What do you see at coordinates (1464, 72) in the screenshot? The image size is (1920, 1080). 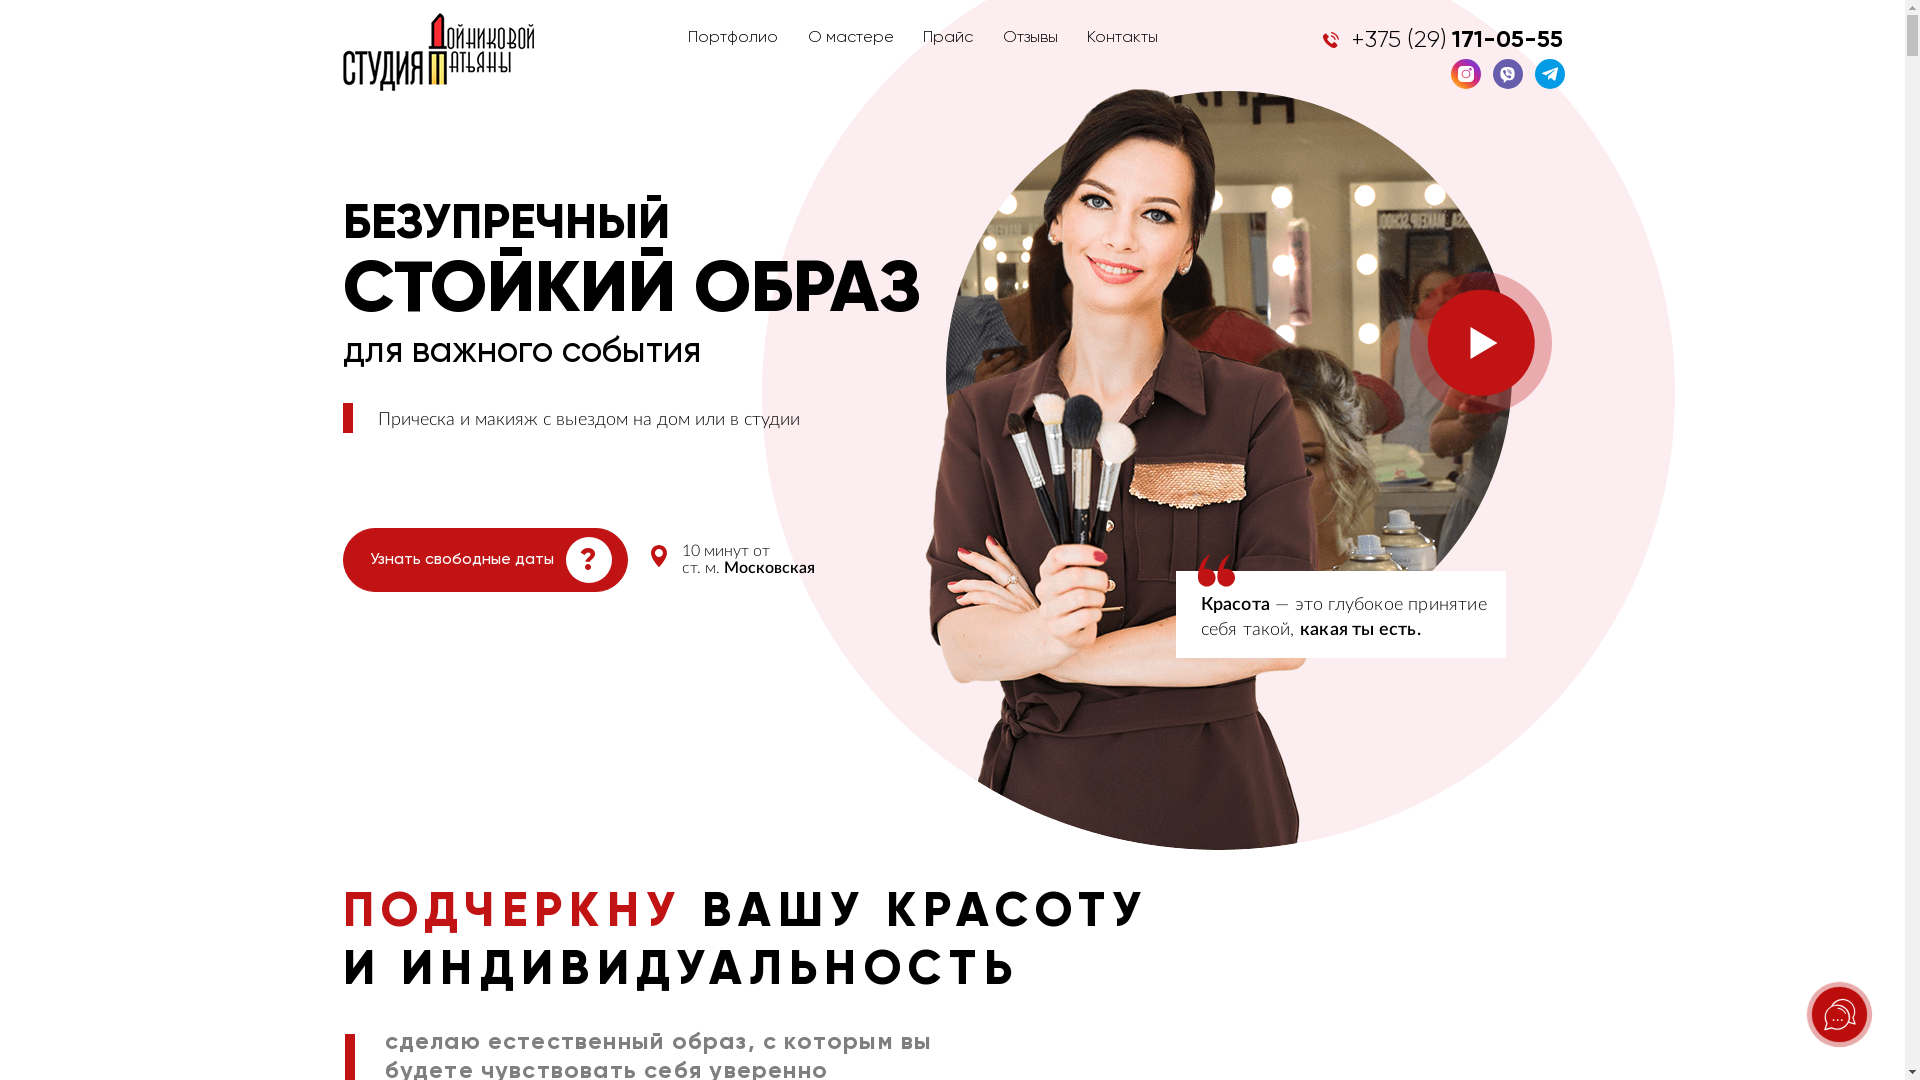 I see `'Instagram'` at bounding box center [1464, 72].